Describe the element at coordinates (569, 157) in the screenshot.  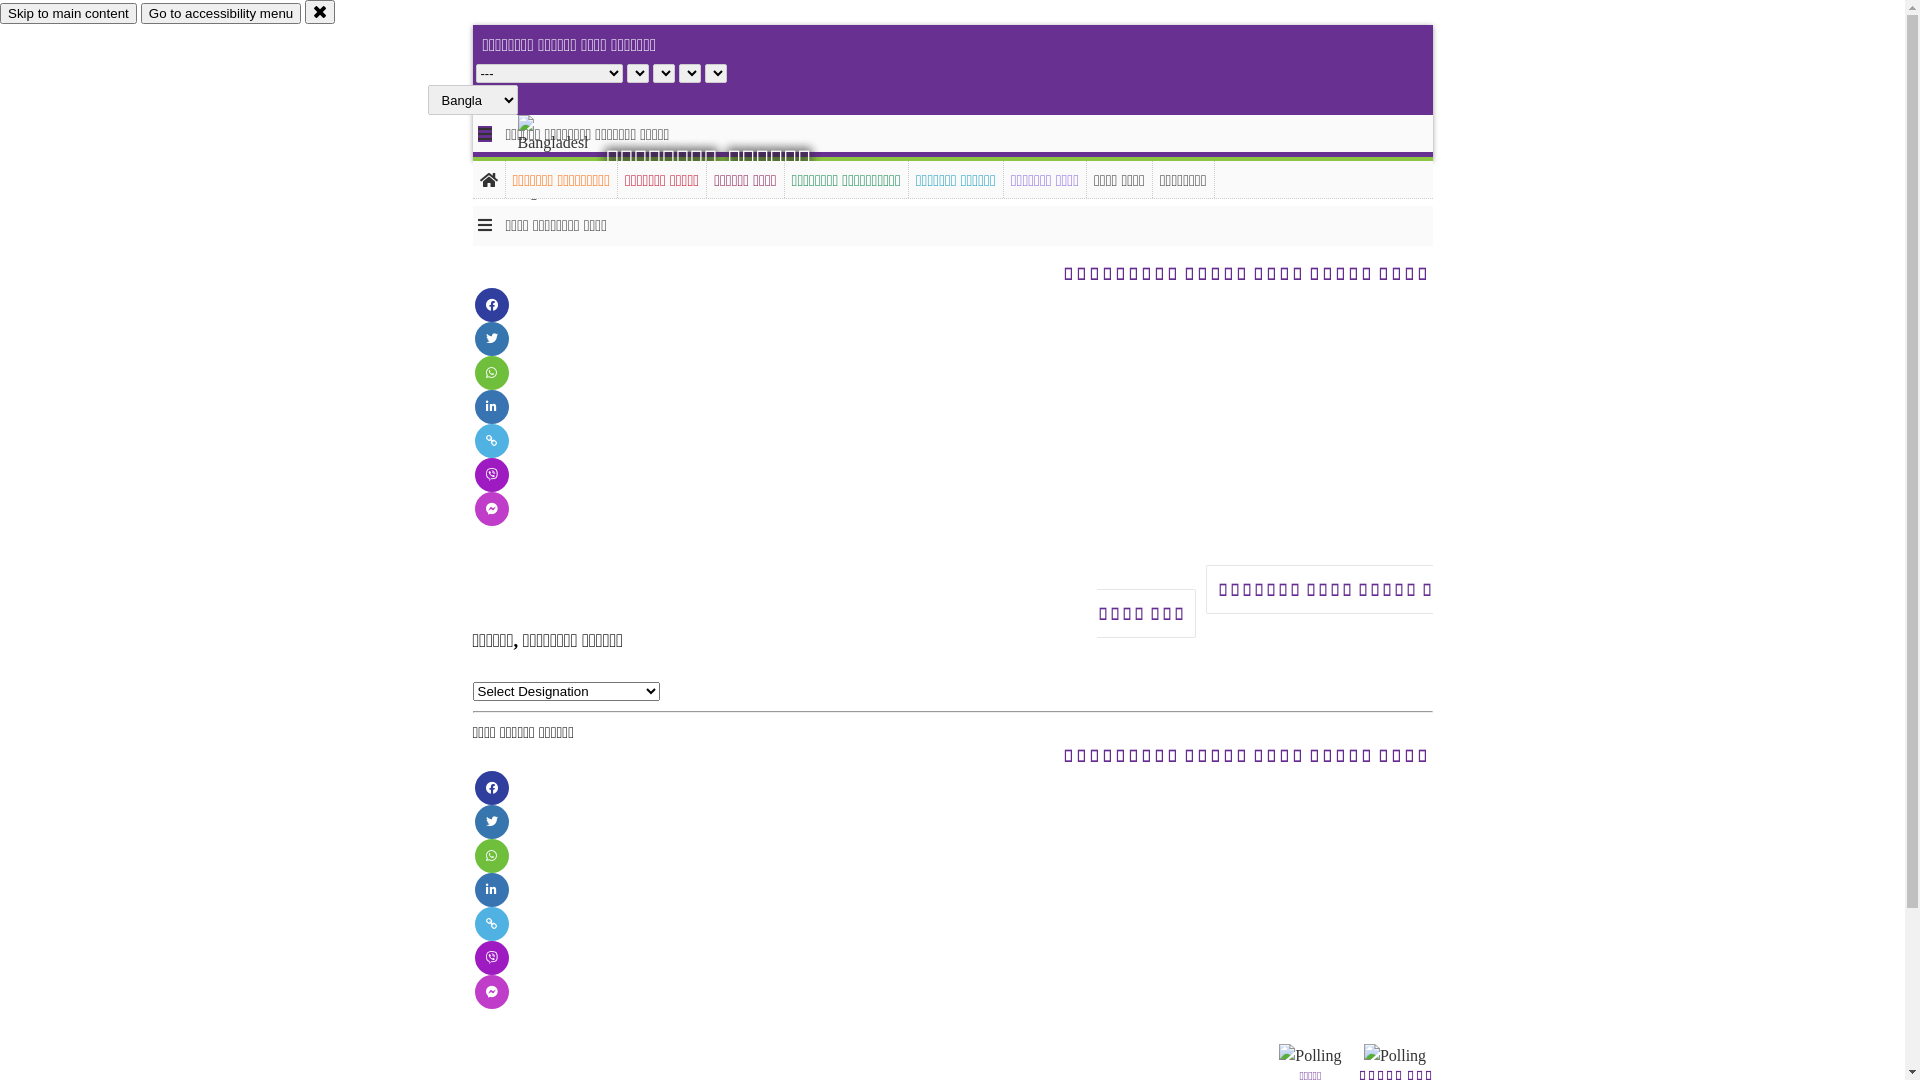
I see `'` at that location.